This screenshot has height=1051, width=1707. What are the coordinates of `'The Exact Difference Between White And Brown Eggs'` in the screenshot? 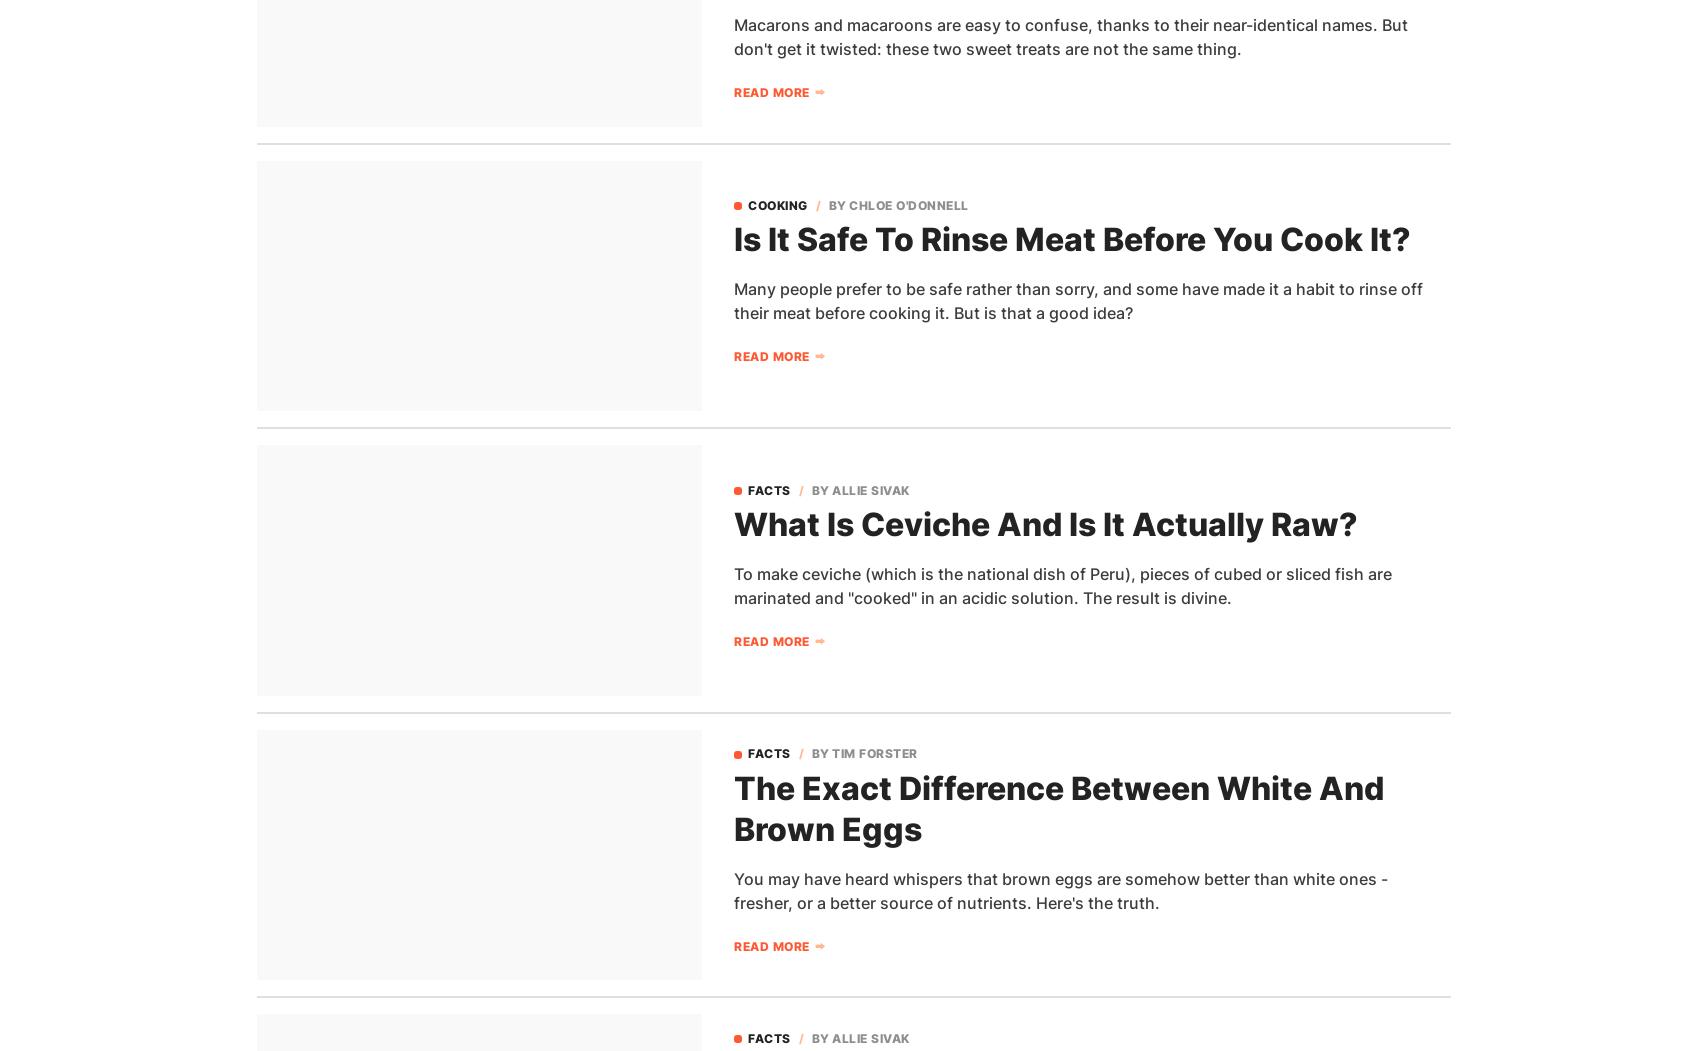 It's located at (1058, 807).